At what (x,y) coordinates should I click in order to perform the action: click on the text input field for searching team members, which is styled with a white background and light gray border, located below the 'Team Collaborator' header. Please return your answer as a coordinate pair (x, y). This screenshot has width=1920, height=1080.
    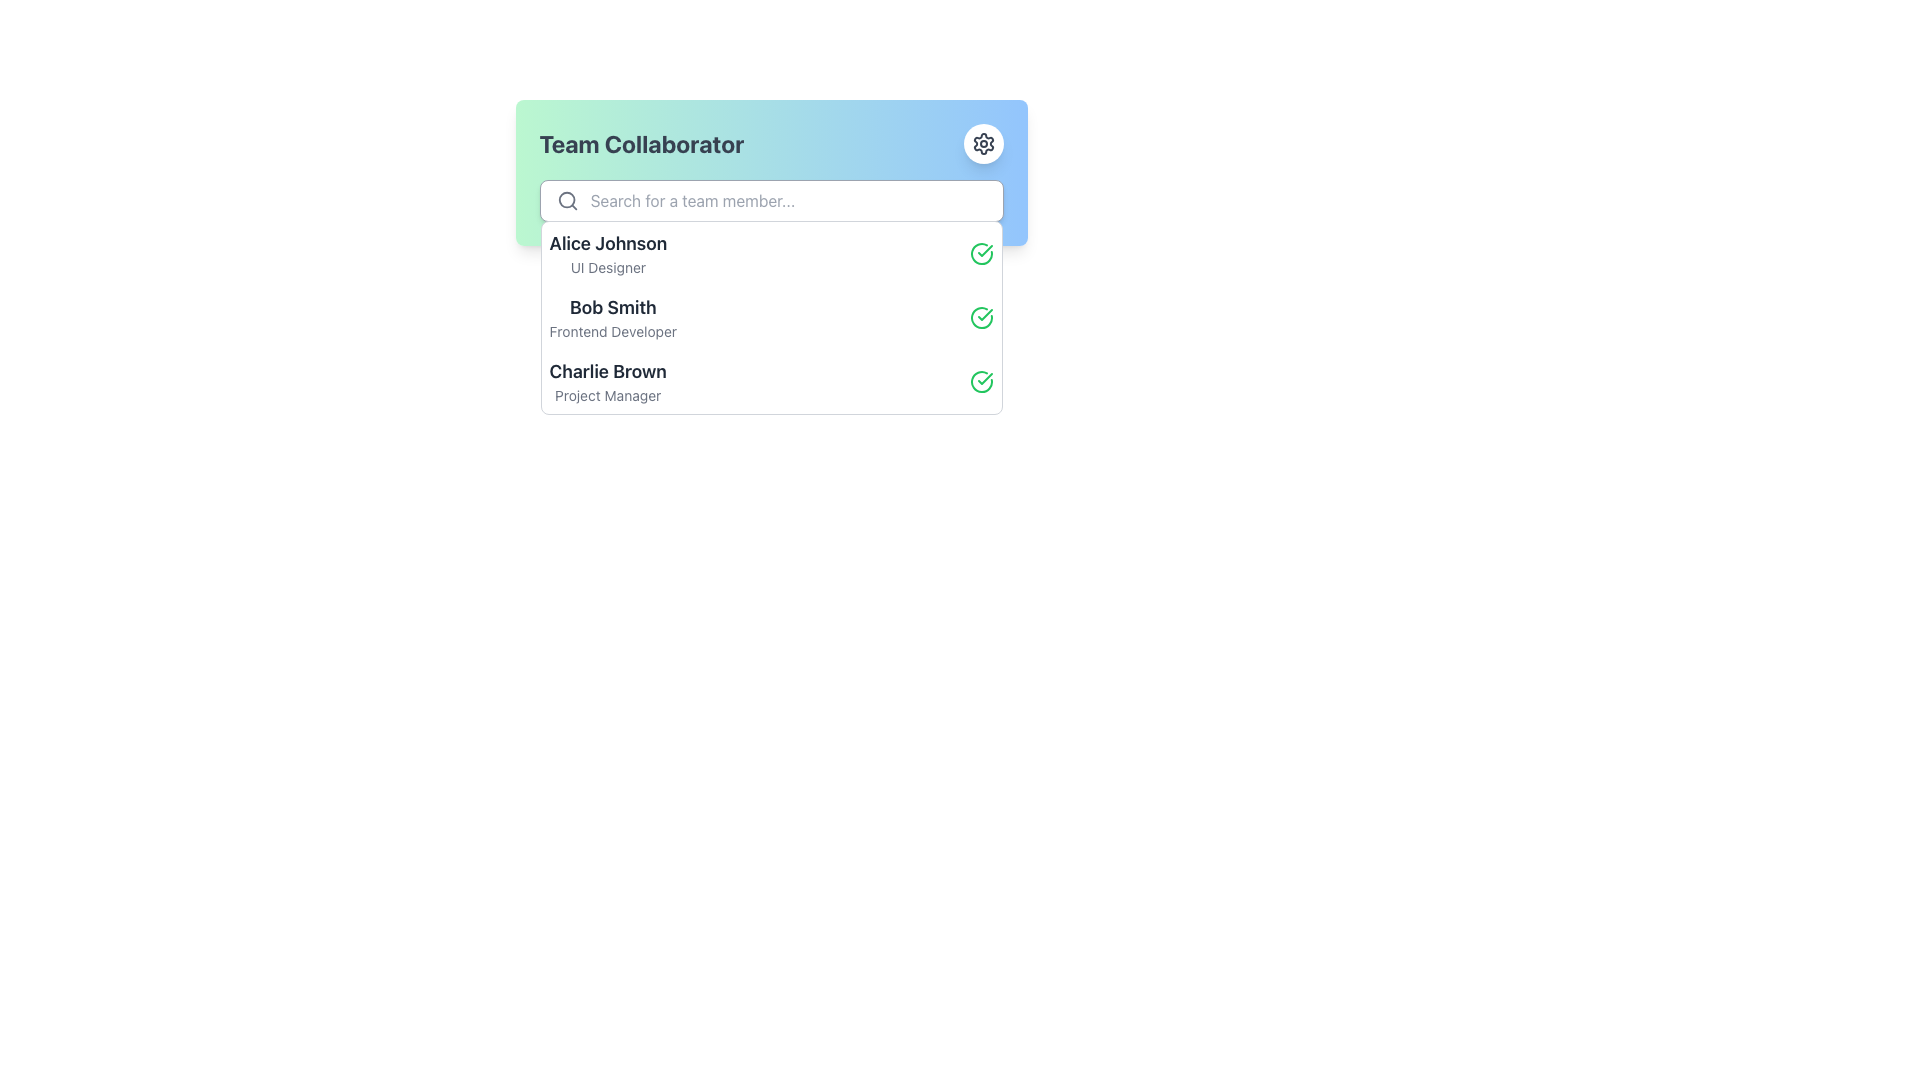
    Looking at the image, I should click on (770, 200).